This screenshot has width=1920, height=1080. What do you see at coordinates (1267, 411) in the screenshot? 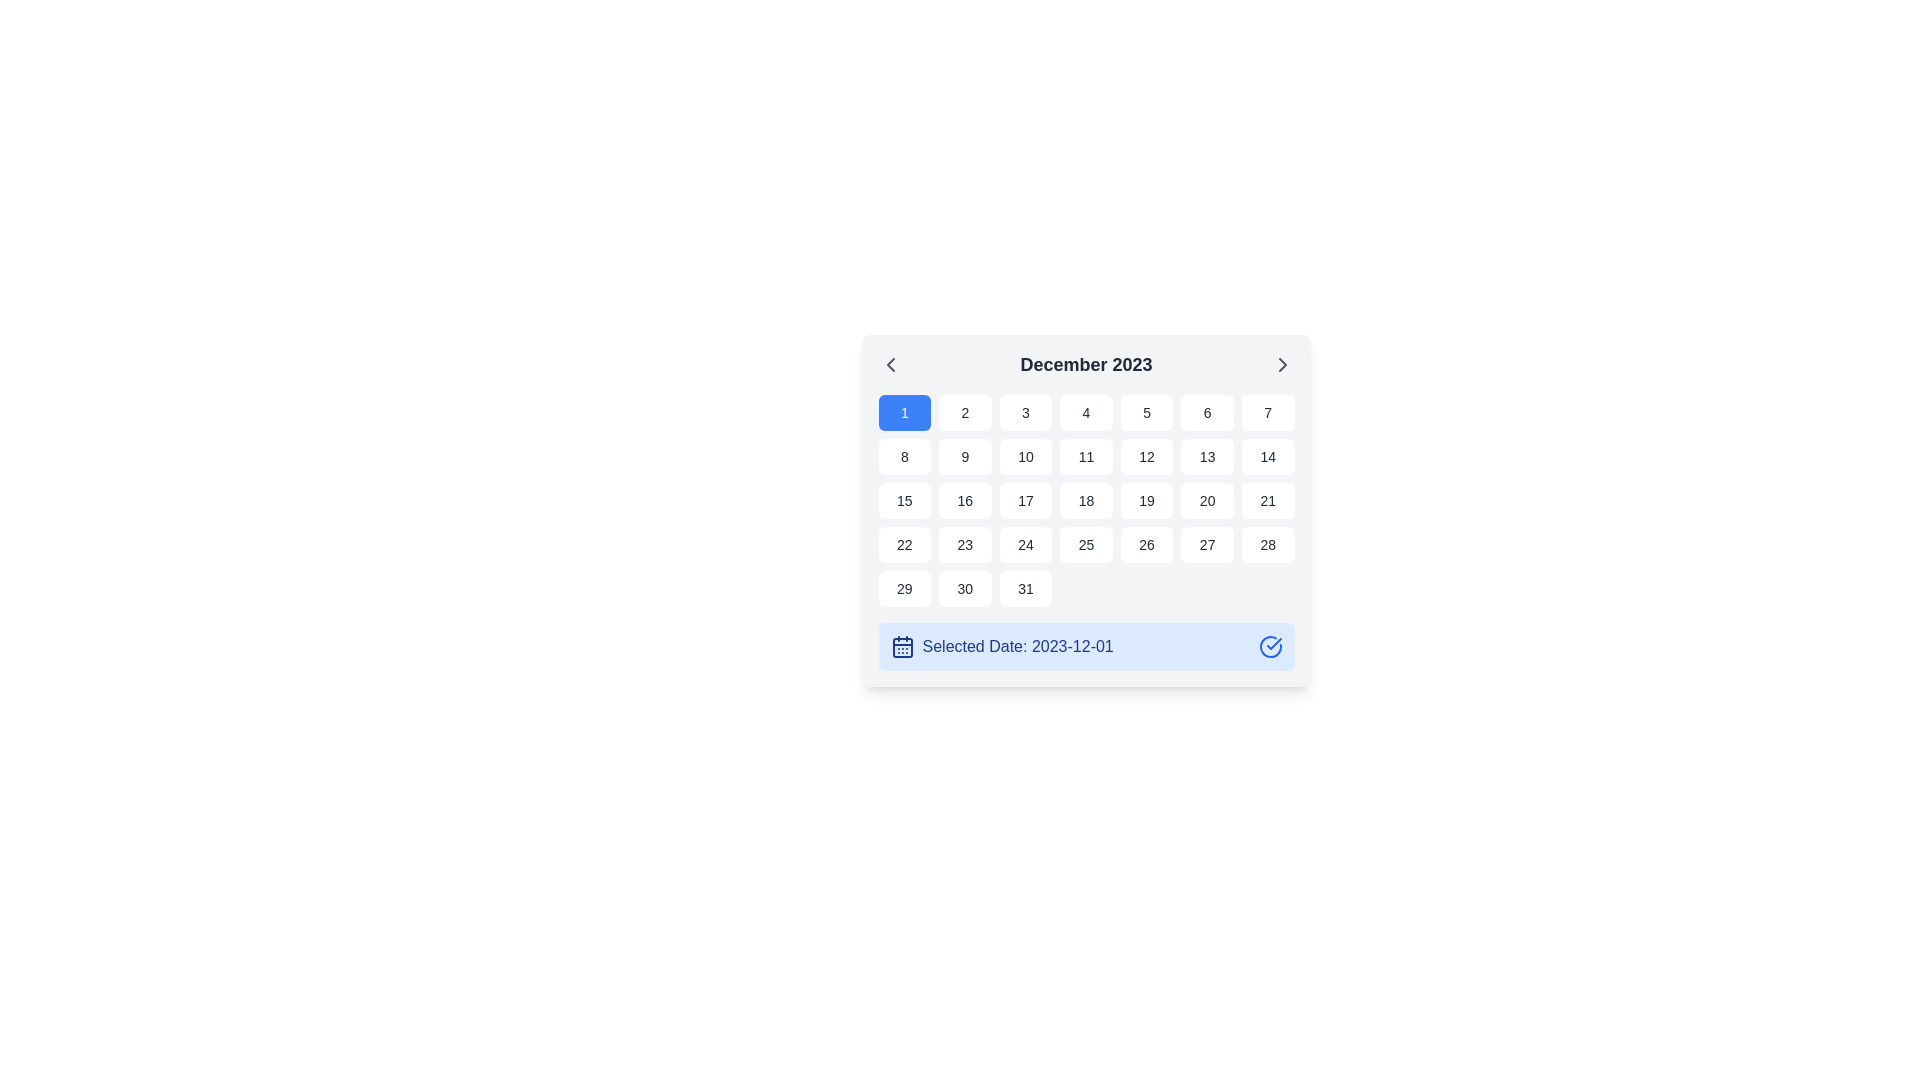
I see `the button` at bounding box center [1267, 411].